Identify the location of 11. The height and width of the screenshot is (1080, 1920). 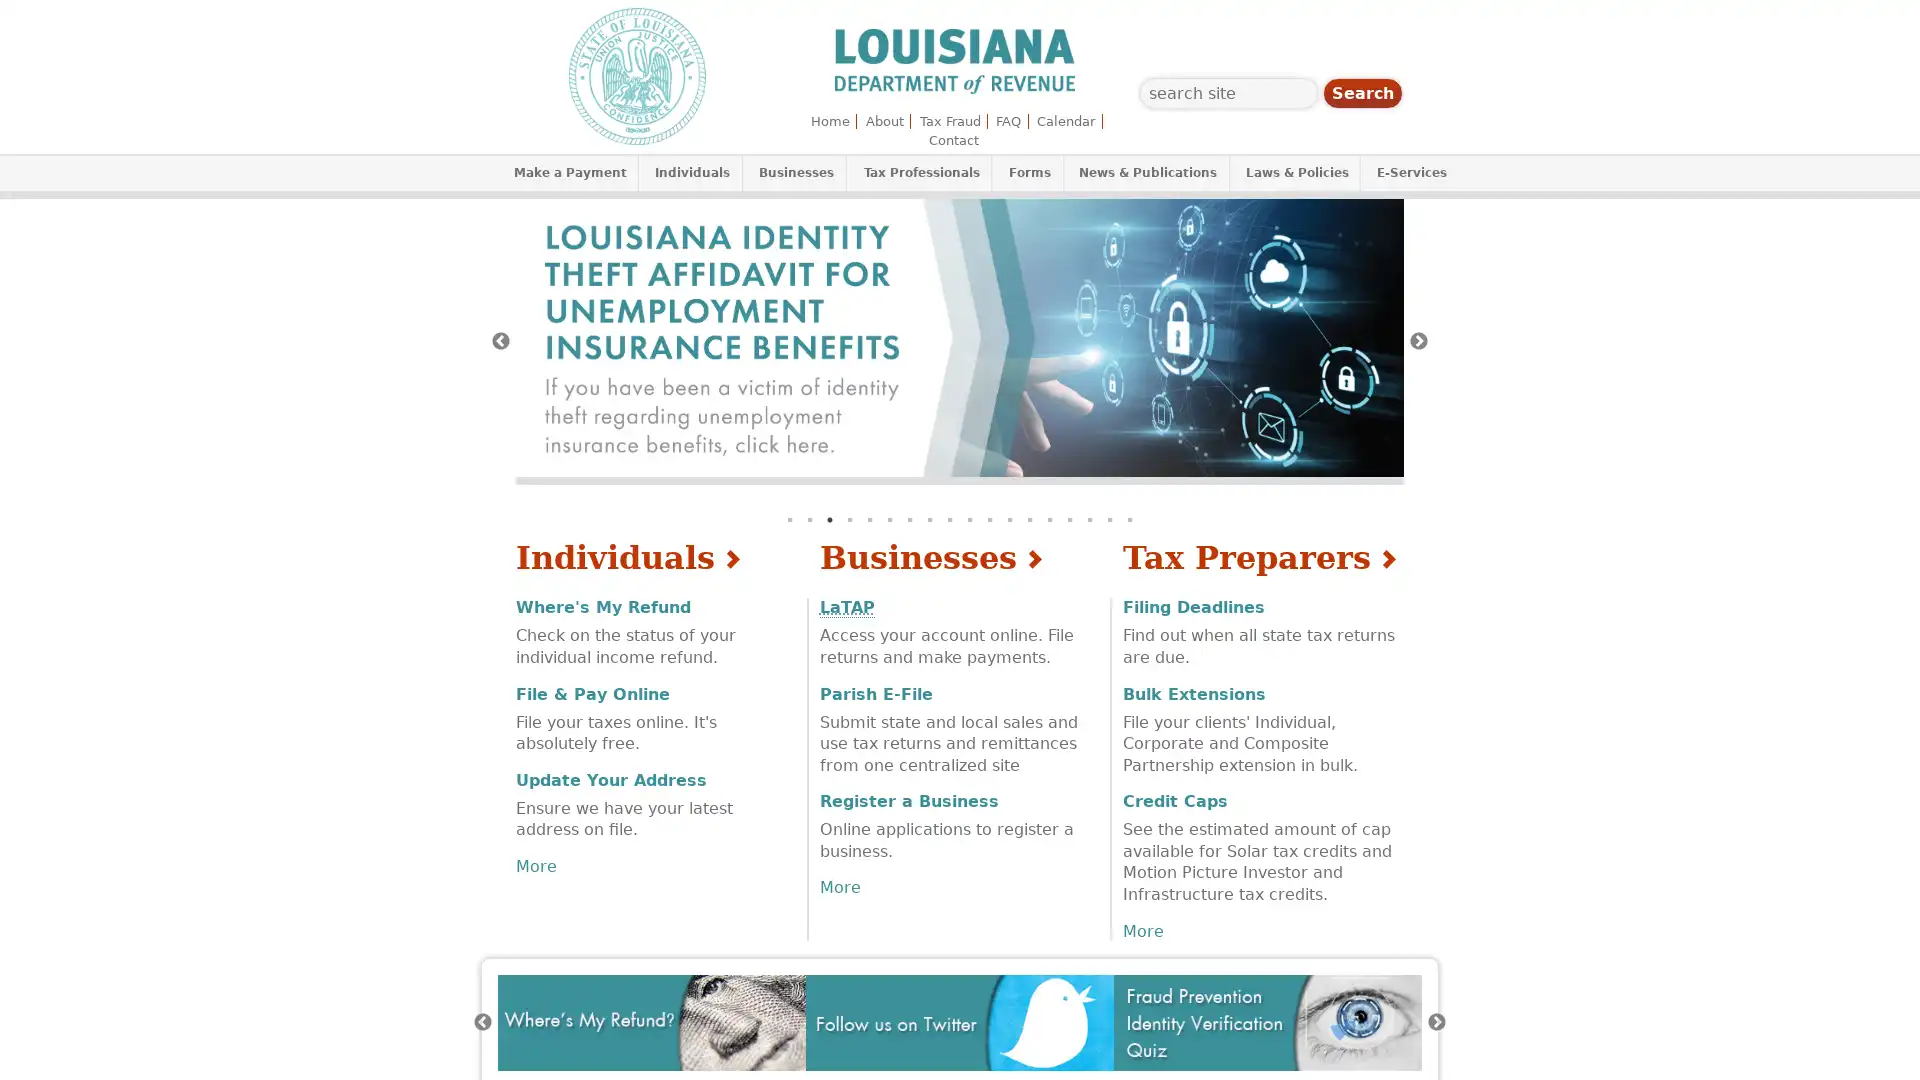
(989, 519).